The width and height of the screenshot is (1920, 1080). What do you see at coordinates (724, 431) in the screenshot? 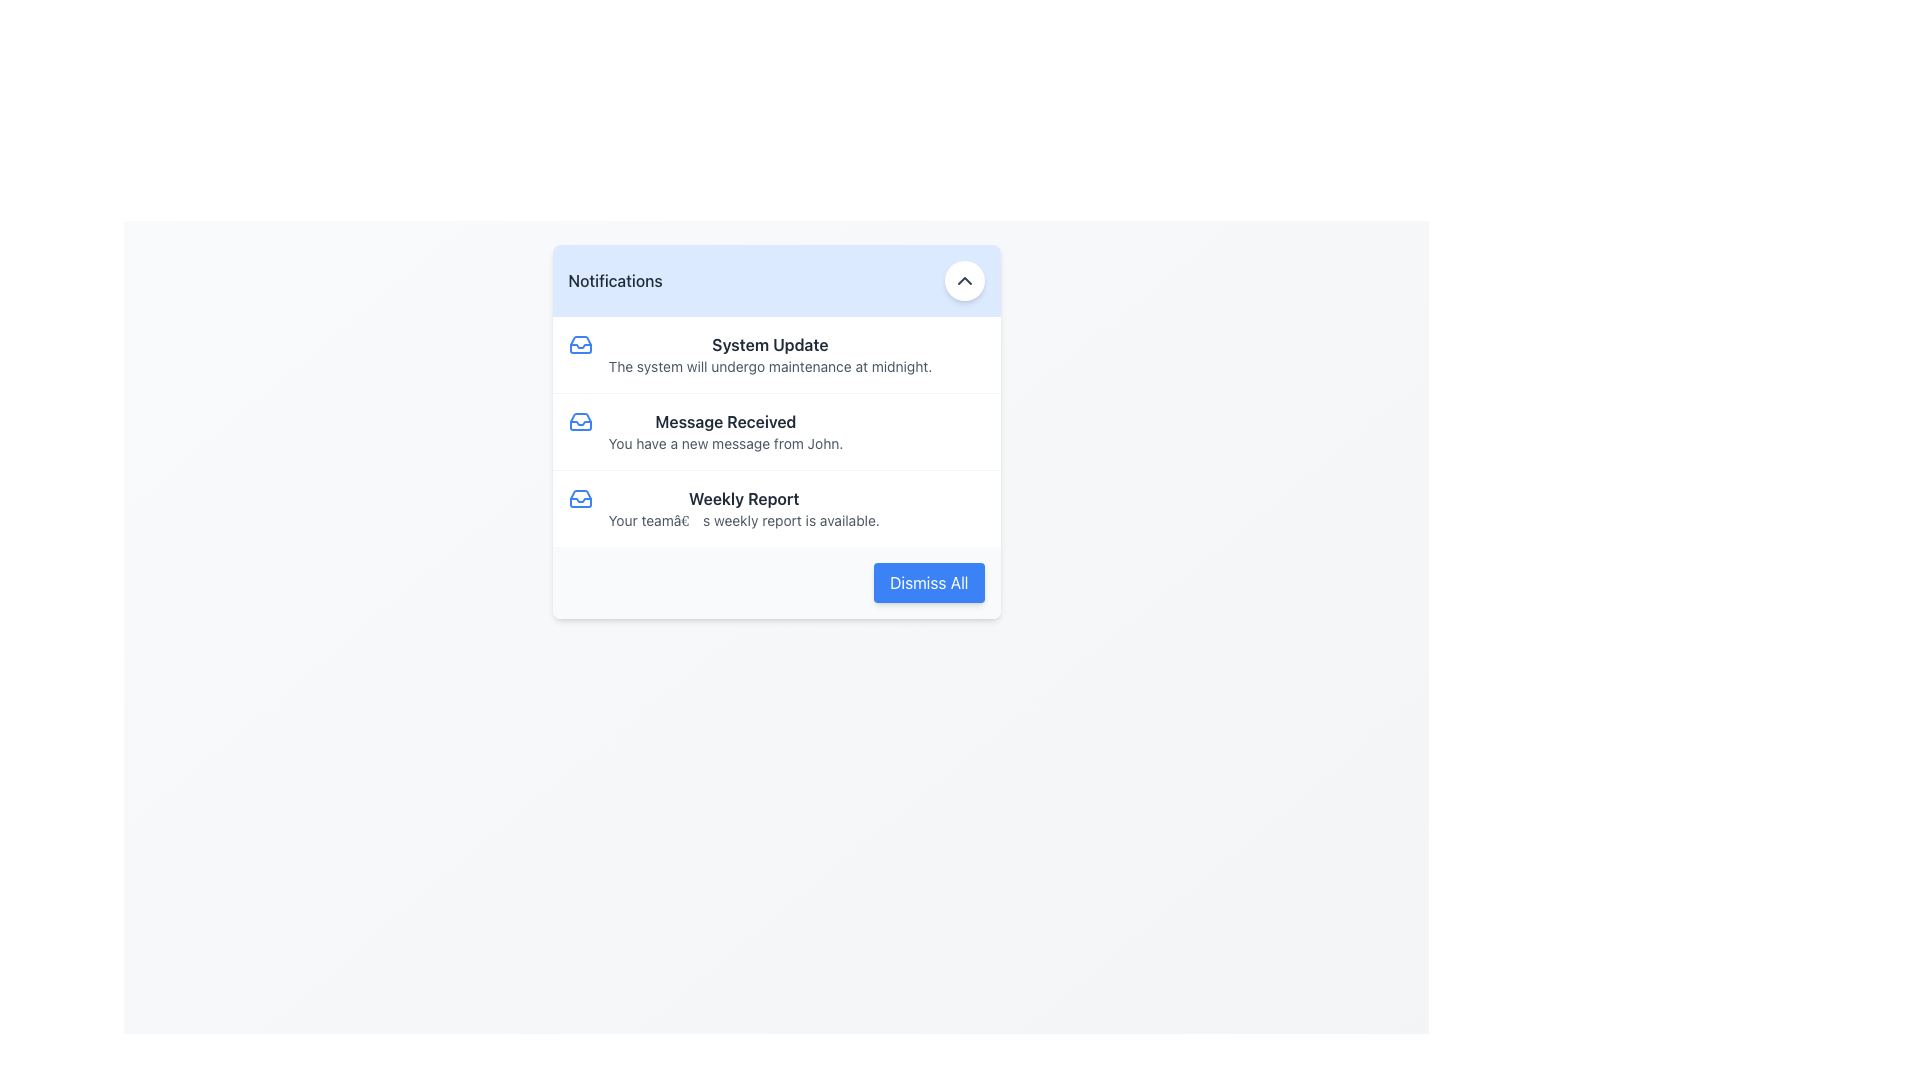
I see `the Text Display labeled 'Message Received' which contains the subtext 'You have a new message from John.'` at bounding box center [724, 431].